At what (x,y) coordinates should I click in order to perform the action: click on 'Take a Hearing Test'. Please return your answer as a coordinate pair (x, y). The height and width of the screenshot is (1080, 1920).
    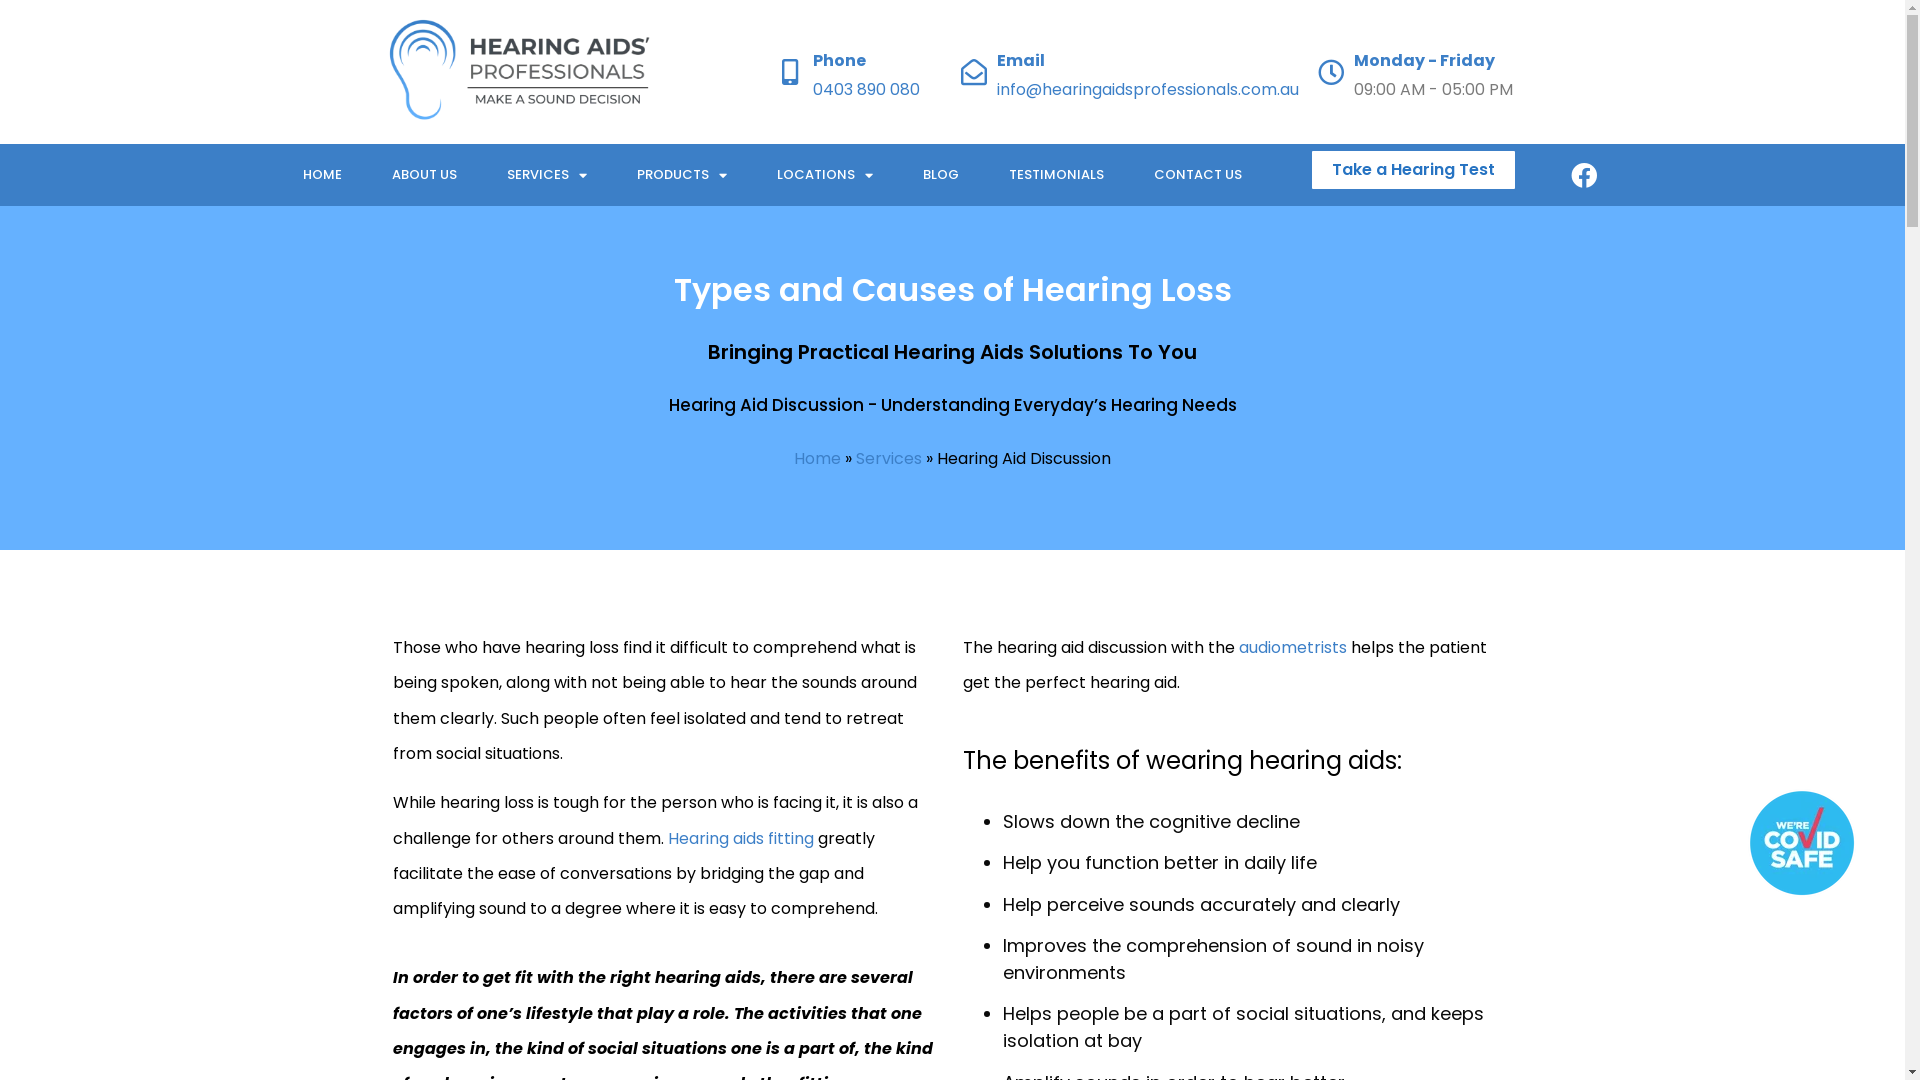
    Looking at the image, I should click on (1412, 168).